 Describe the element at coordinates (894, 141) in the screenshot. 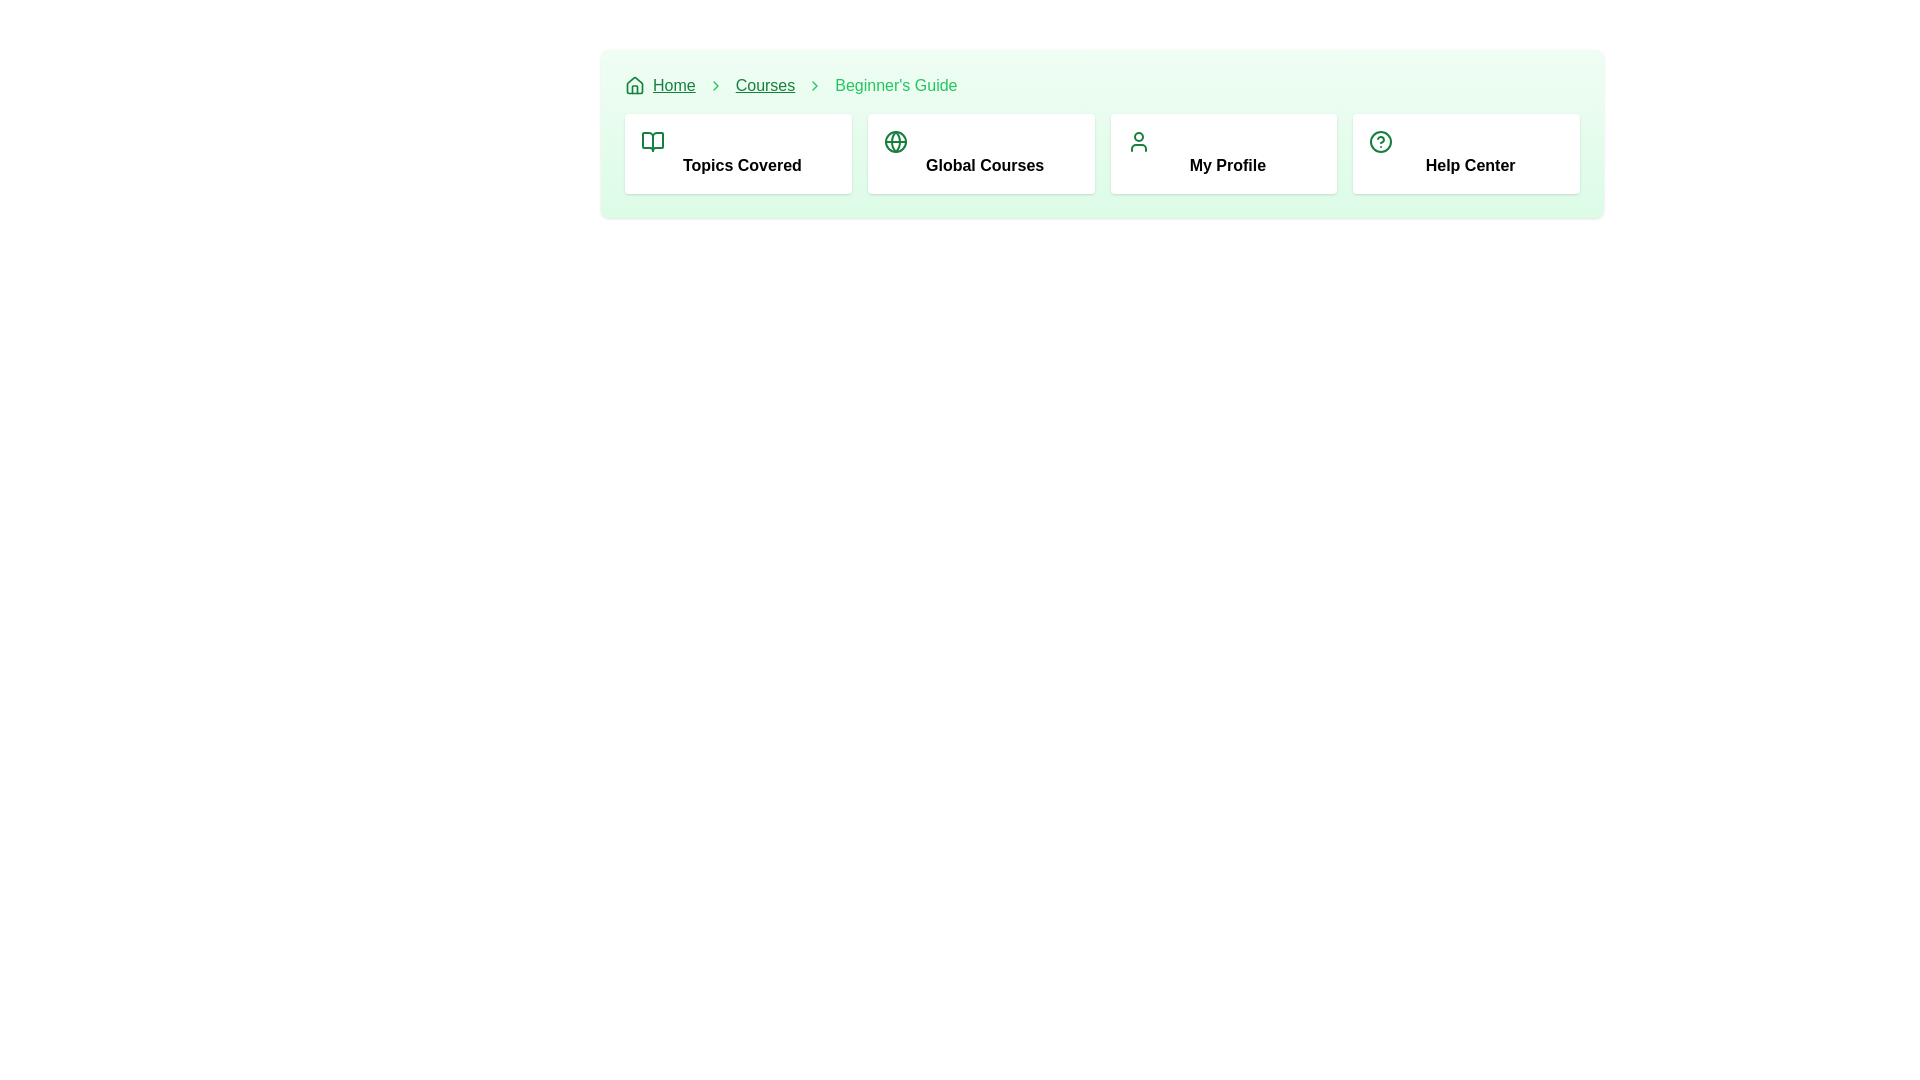

I see `attributes of the central circle element within the 'Global Courses' globe icon, which is characterized by its green outline and representation of Earth's curvature lines` at that location.